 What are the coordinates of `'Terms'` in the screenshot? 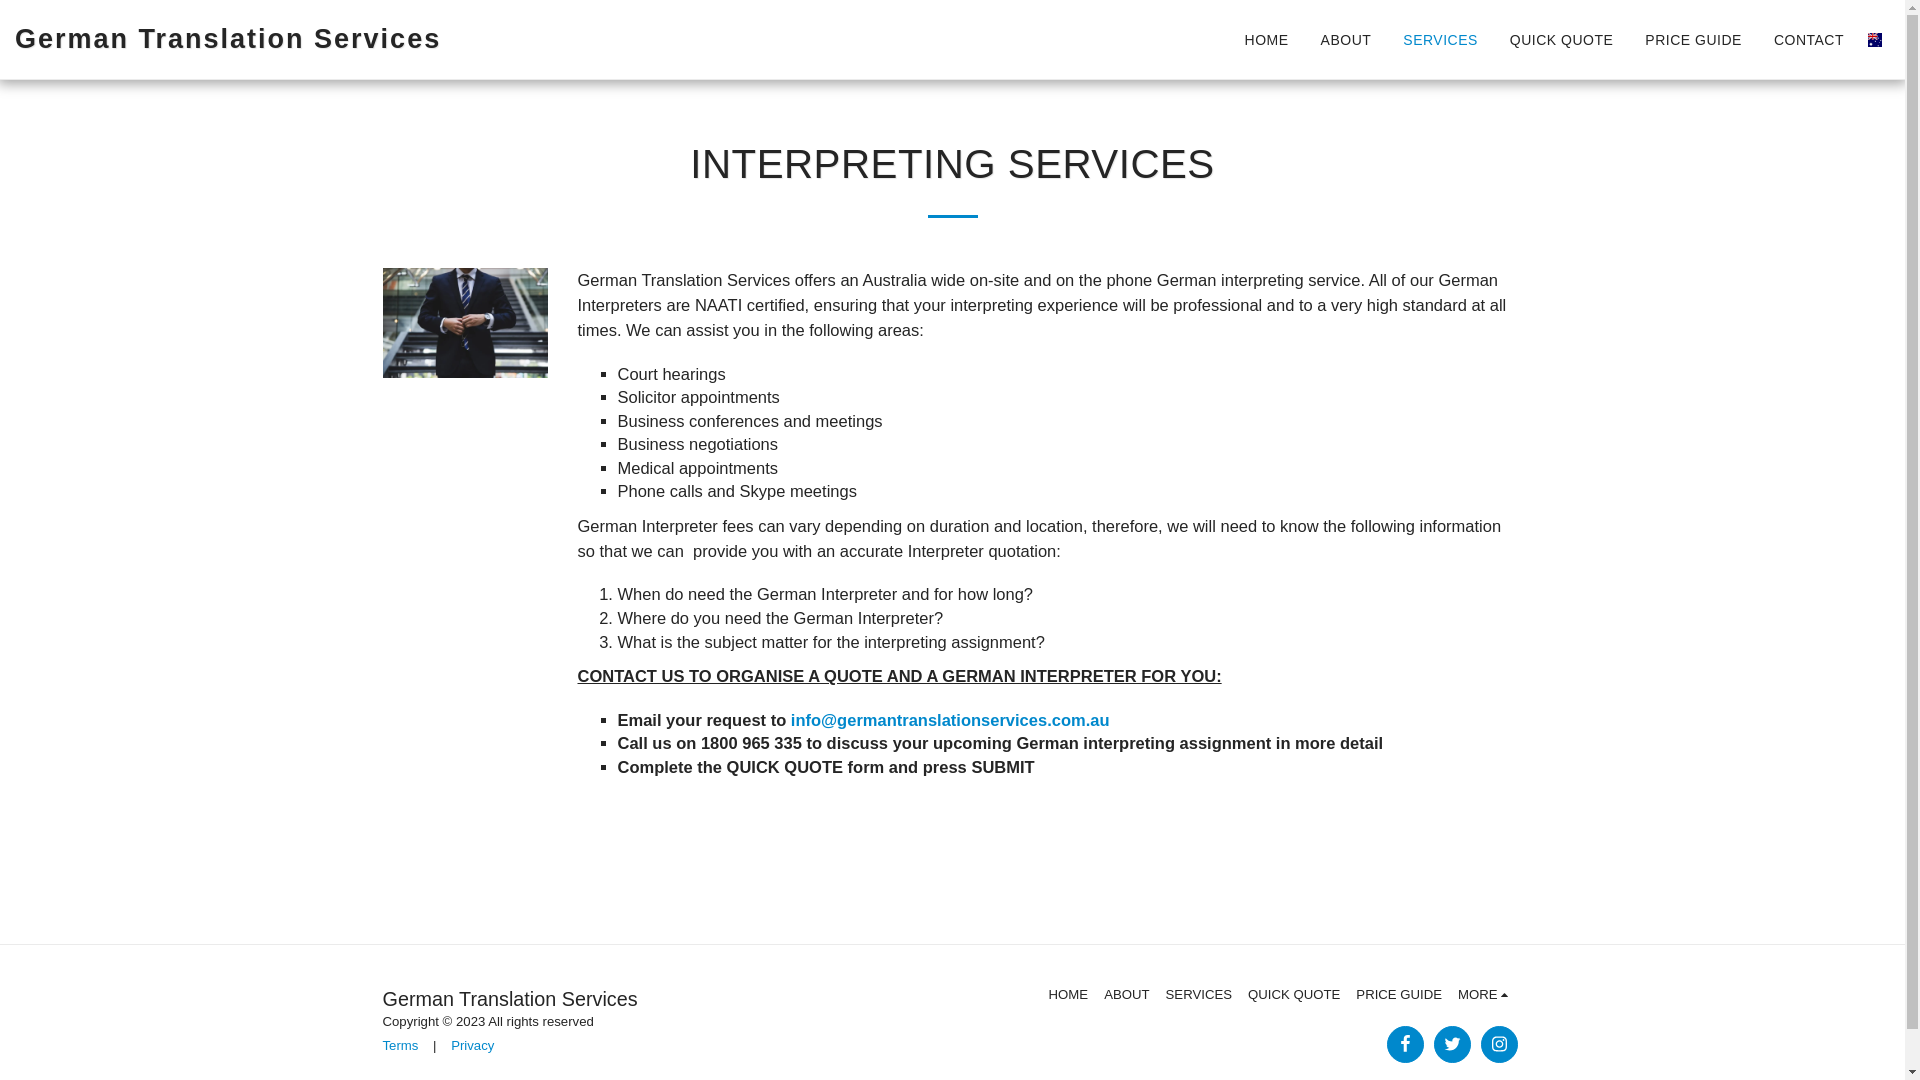 It's located at (399, 1044).